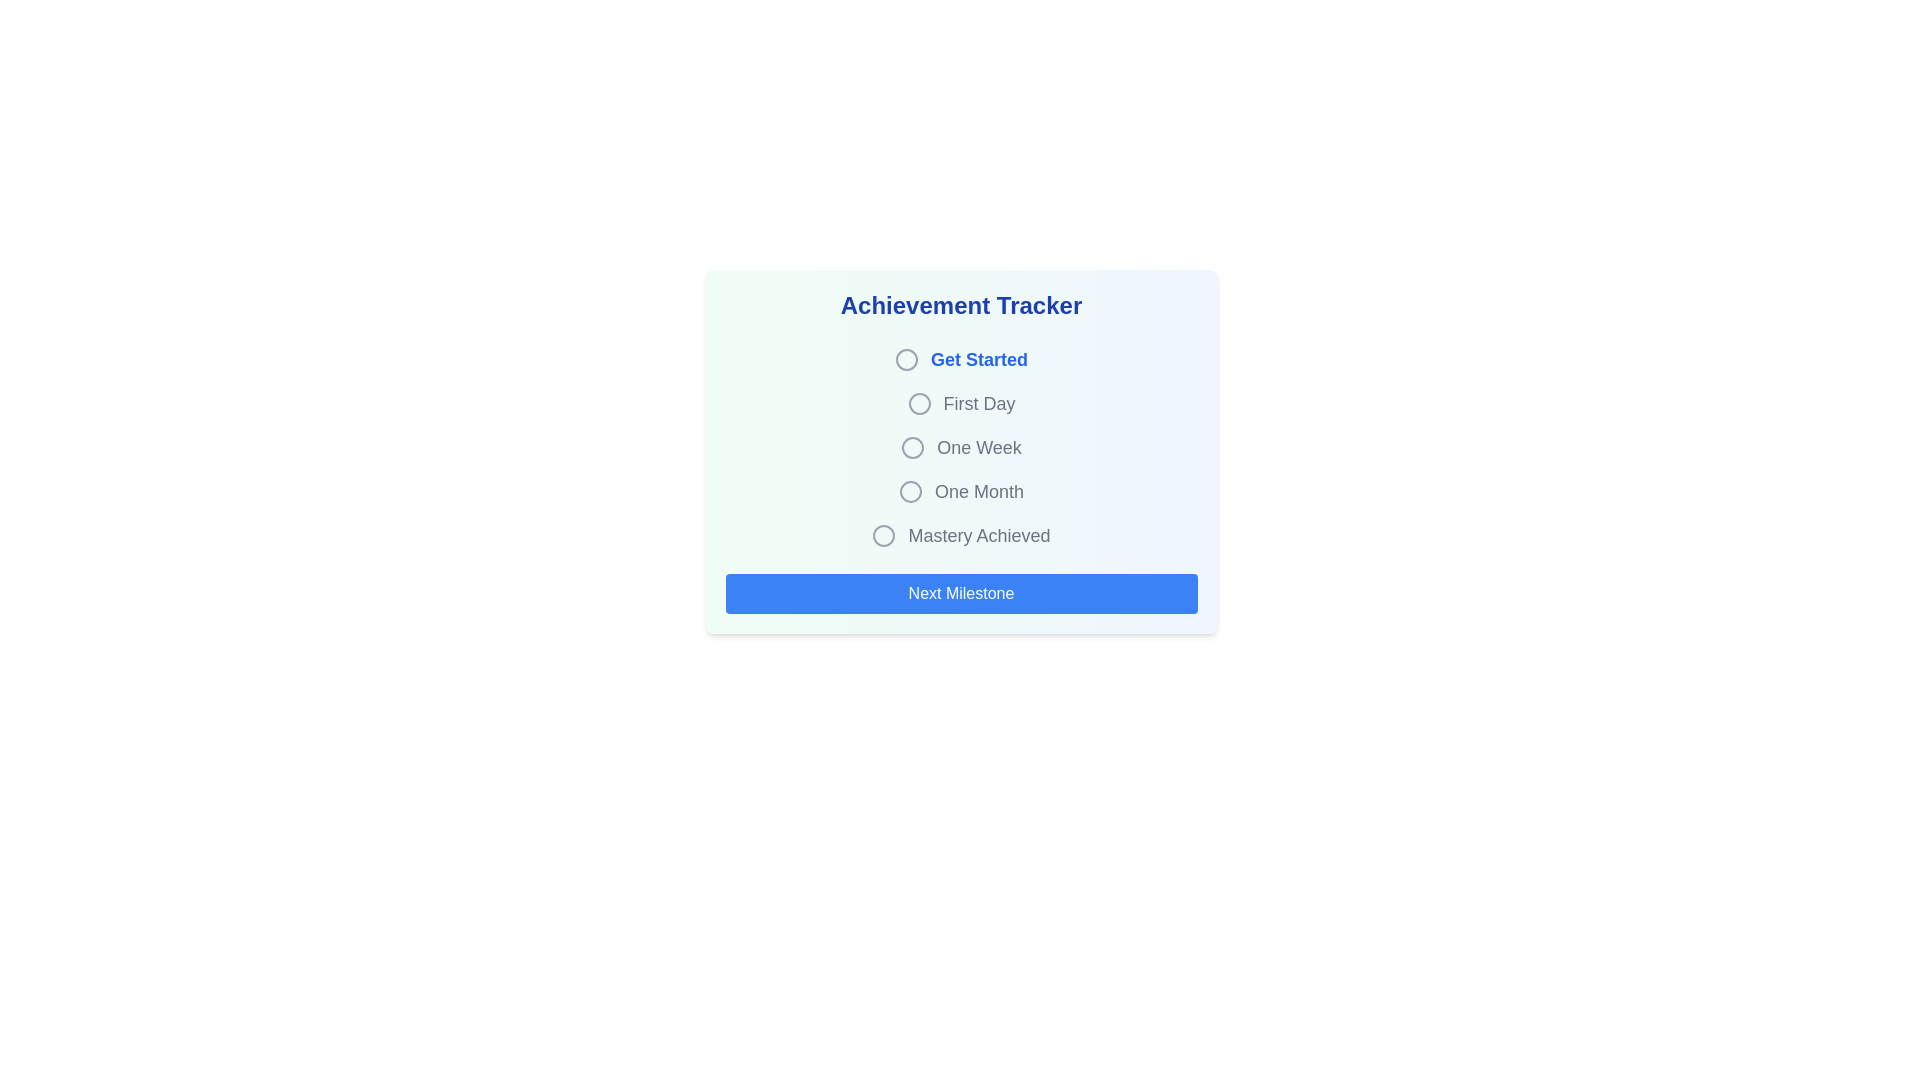 Image resolution: width=1920 pixels, height=1080 pixels. I want to click on the 'One Month' radio button, so click(961, 492).